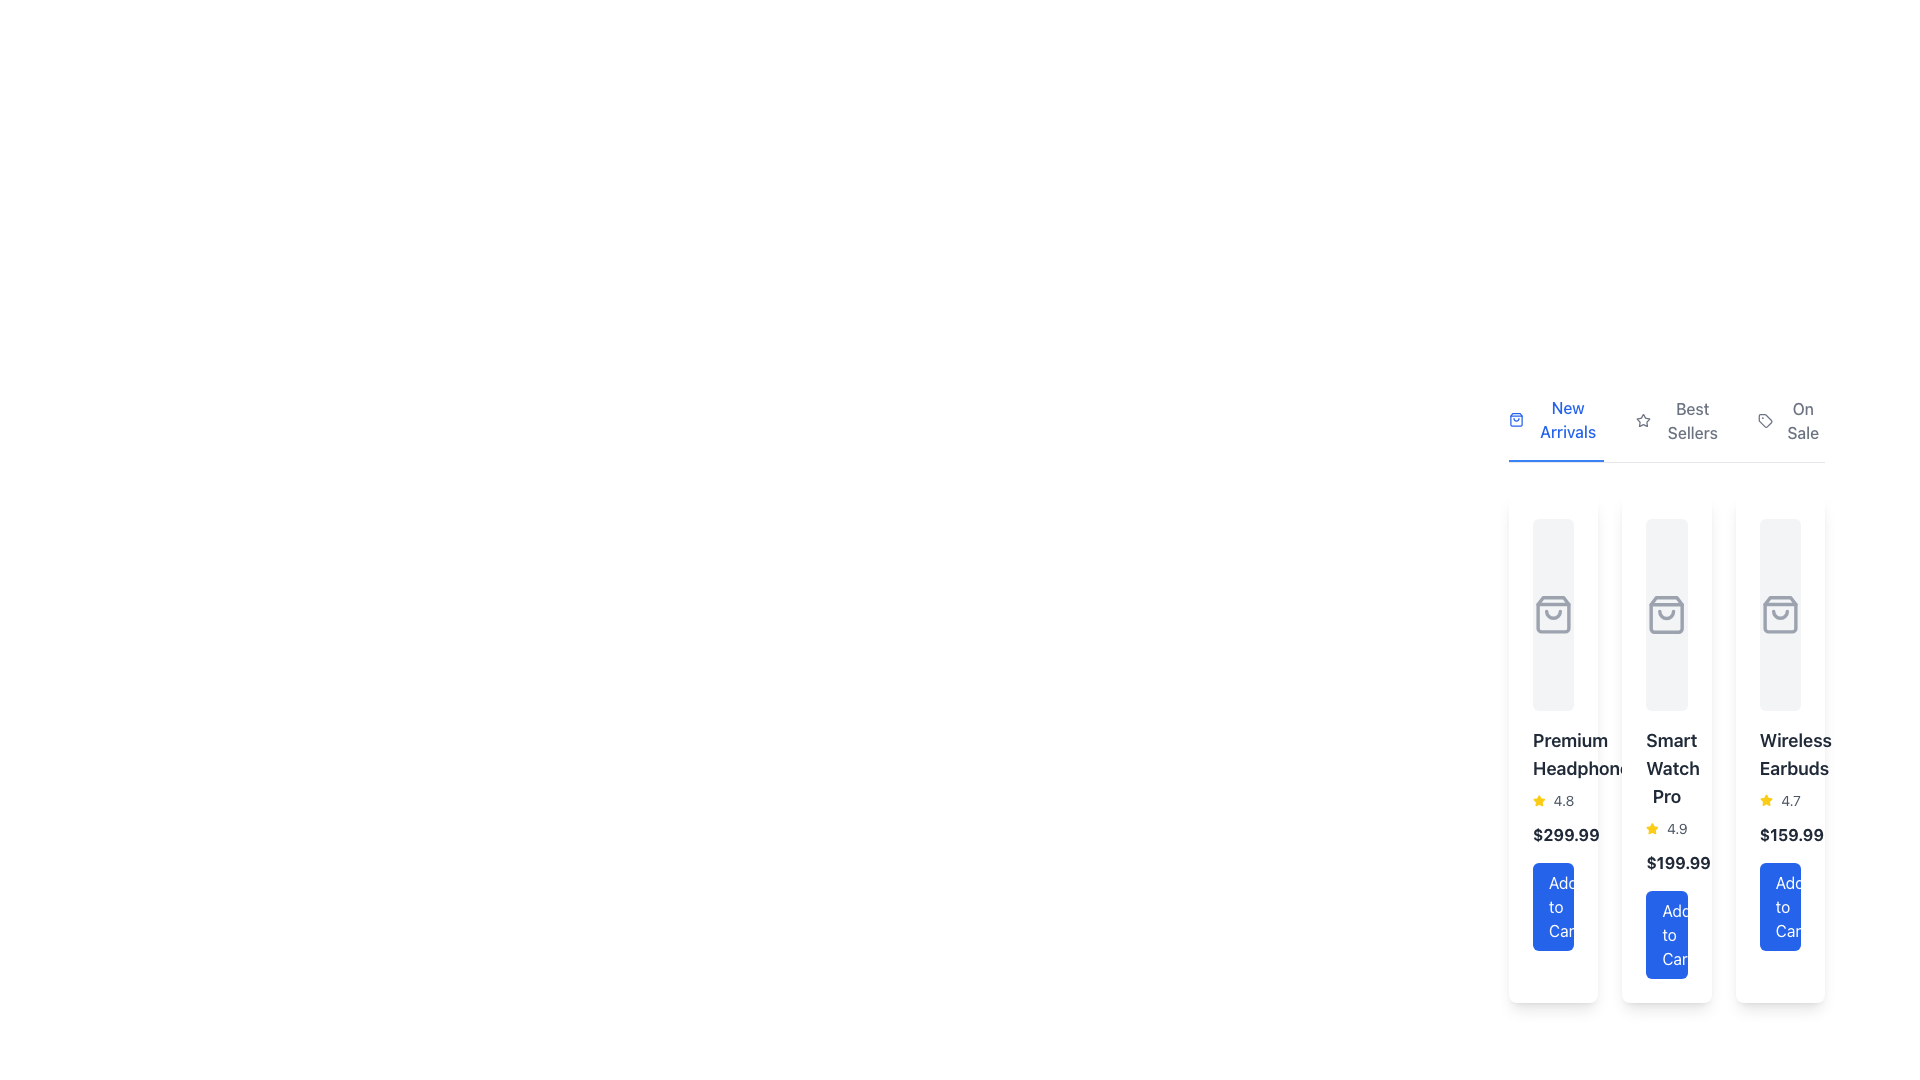  What do you see at coordinates (1780, 906) in the screenshot?
I see `the 'Add to Cart' button for the product 'Wireless Earbuds' to trigger the hover effect` at bounding box center [1780, 906].